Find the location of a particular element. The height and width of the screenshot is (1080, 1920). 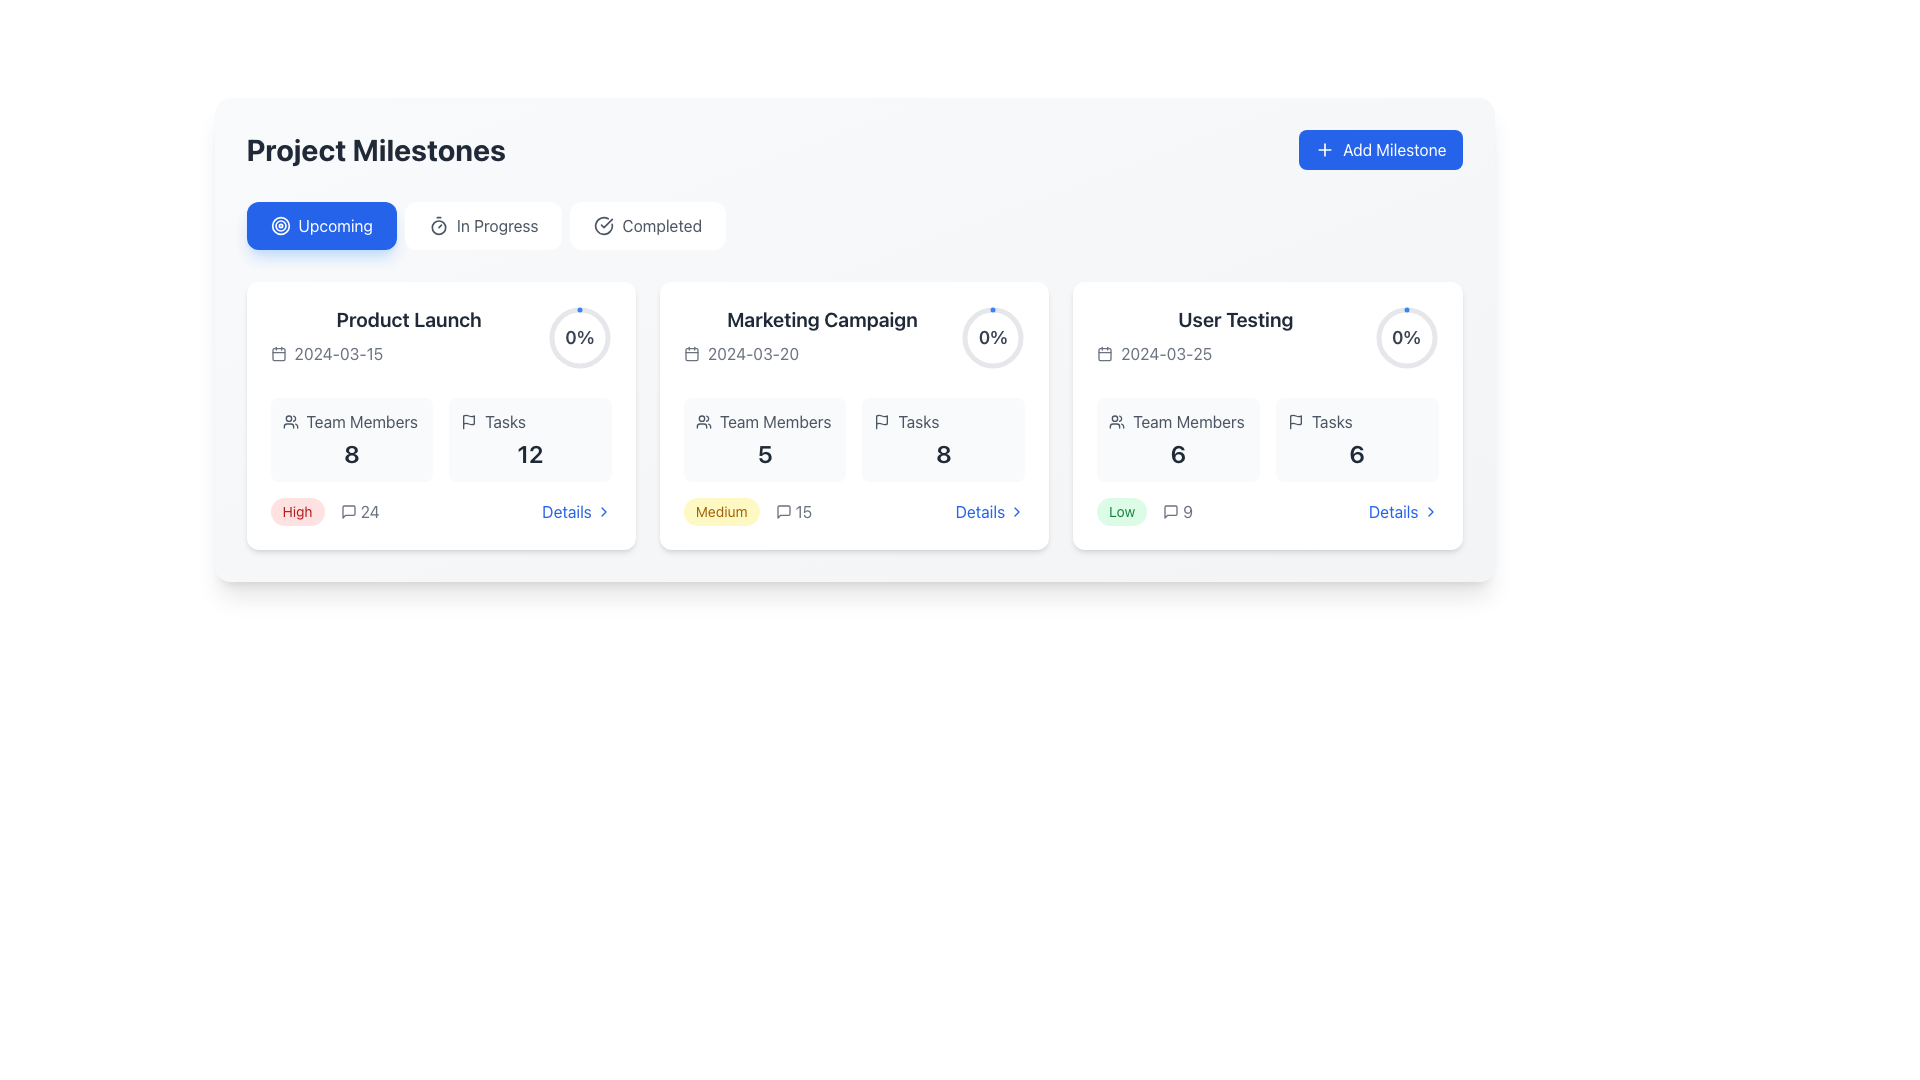

the progress value within the circular progress indicator surrounding the numeric text '0%' in the milestone card labeled 'Marketing Campaign' is located at coordinates (993, 337).